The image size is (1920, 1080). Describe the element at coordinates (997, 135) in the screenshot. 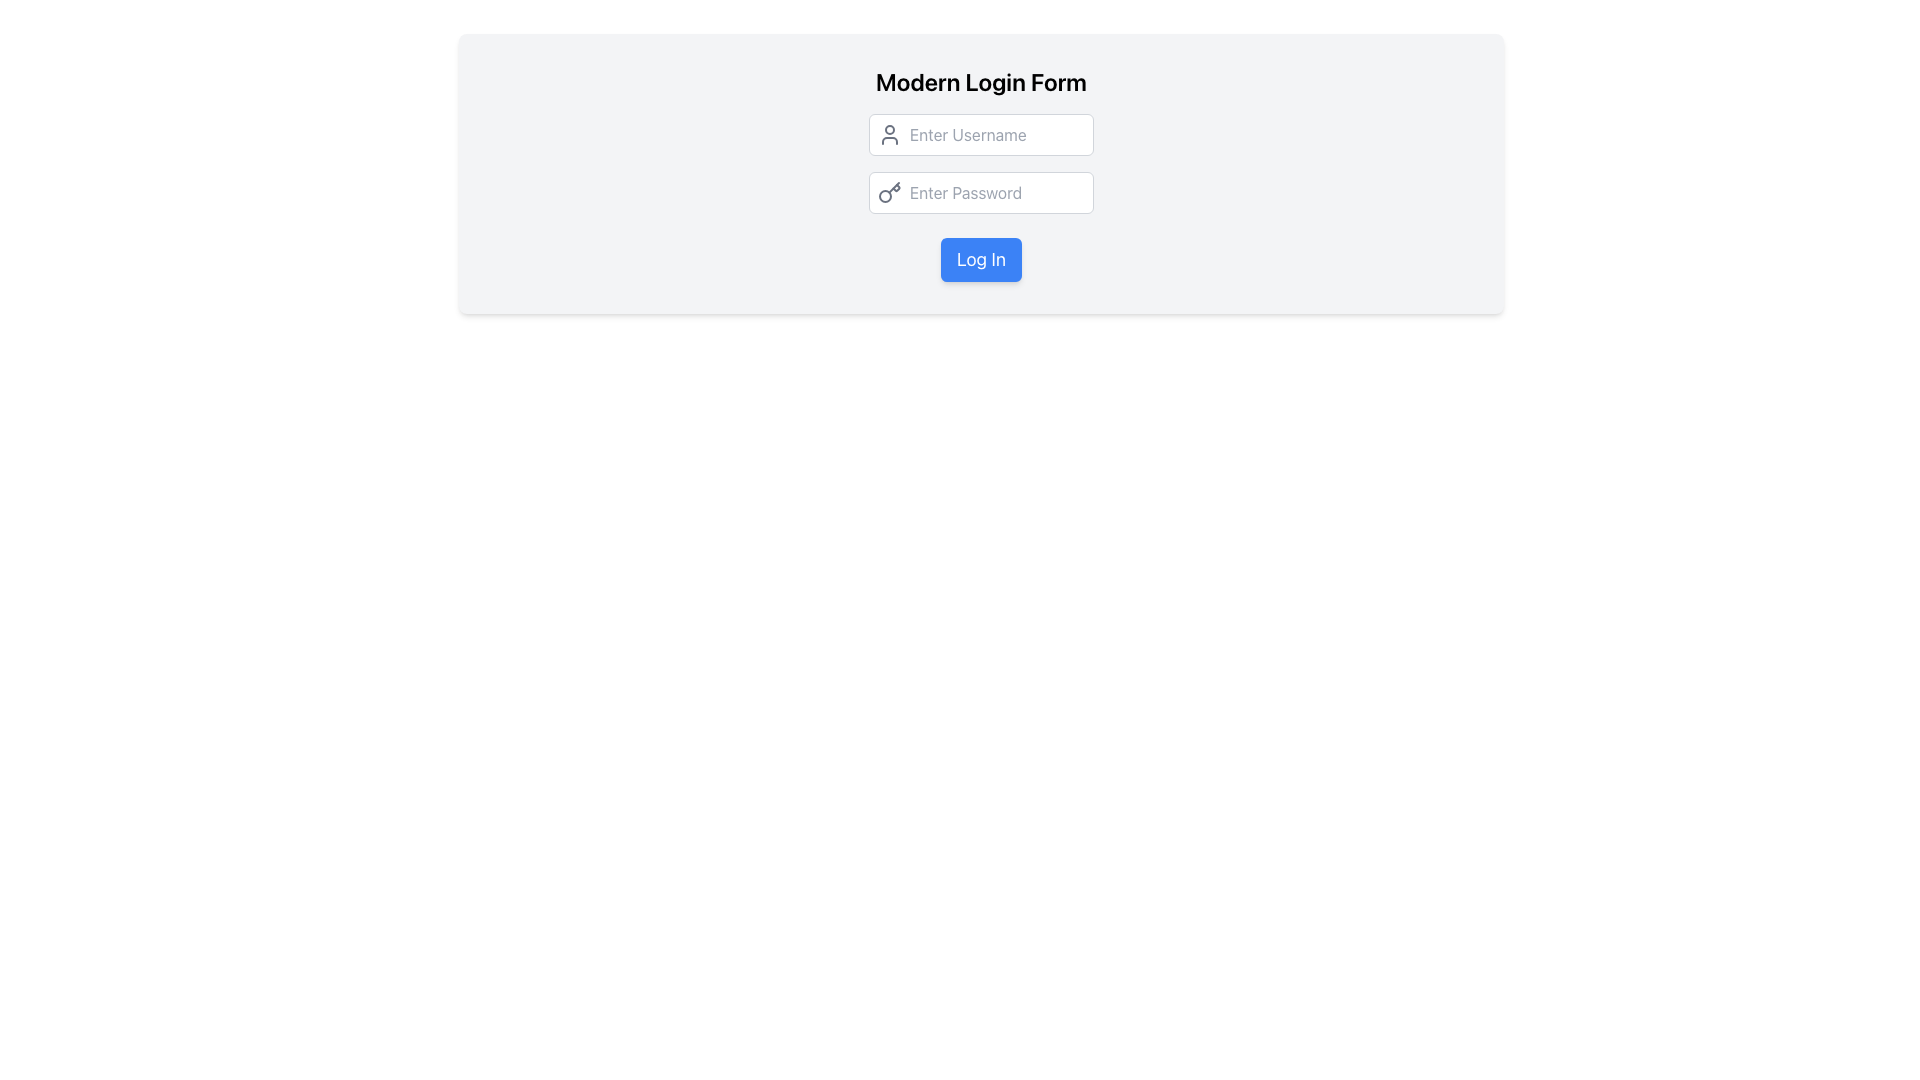

I see `the text input field for username entry` at that location.